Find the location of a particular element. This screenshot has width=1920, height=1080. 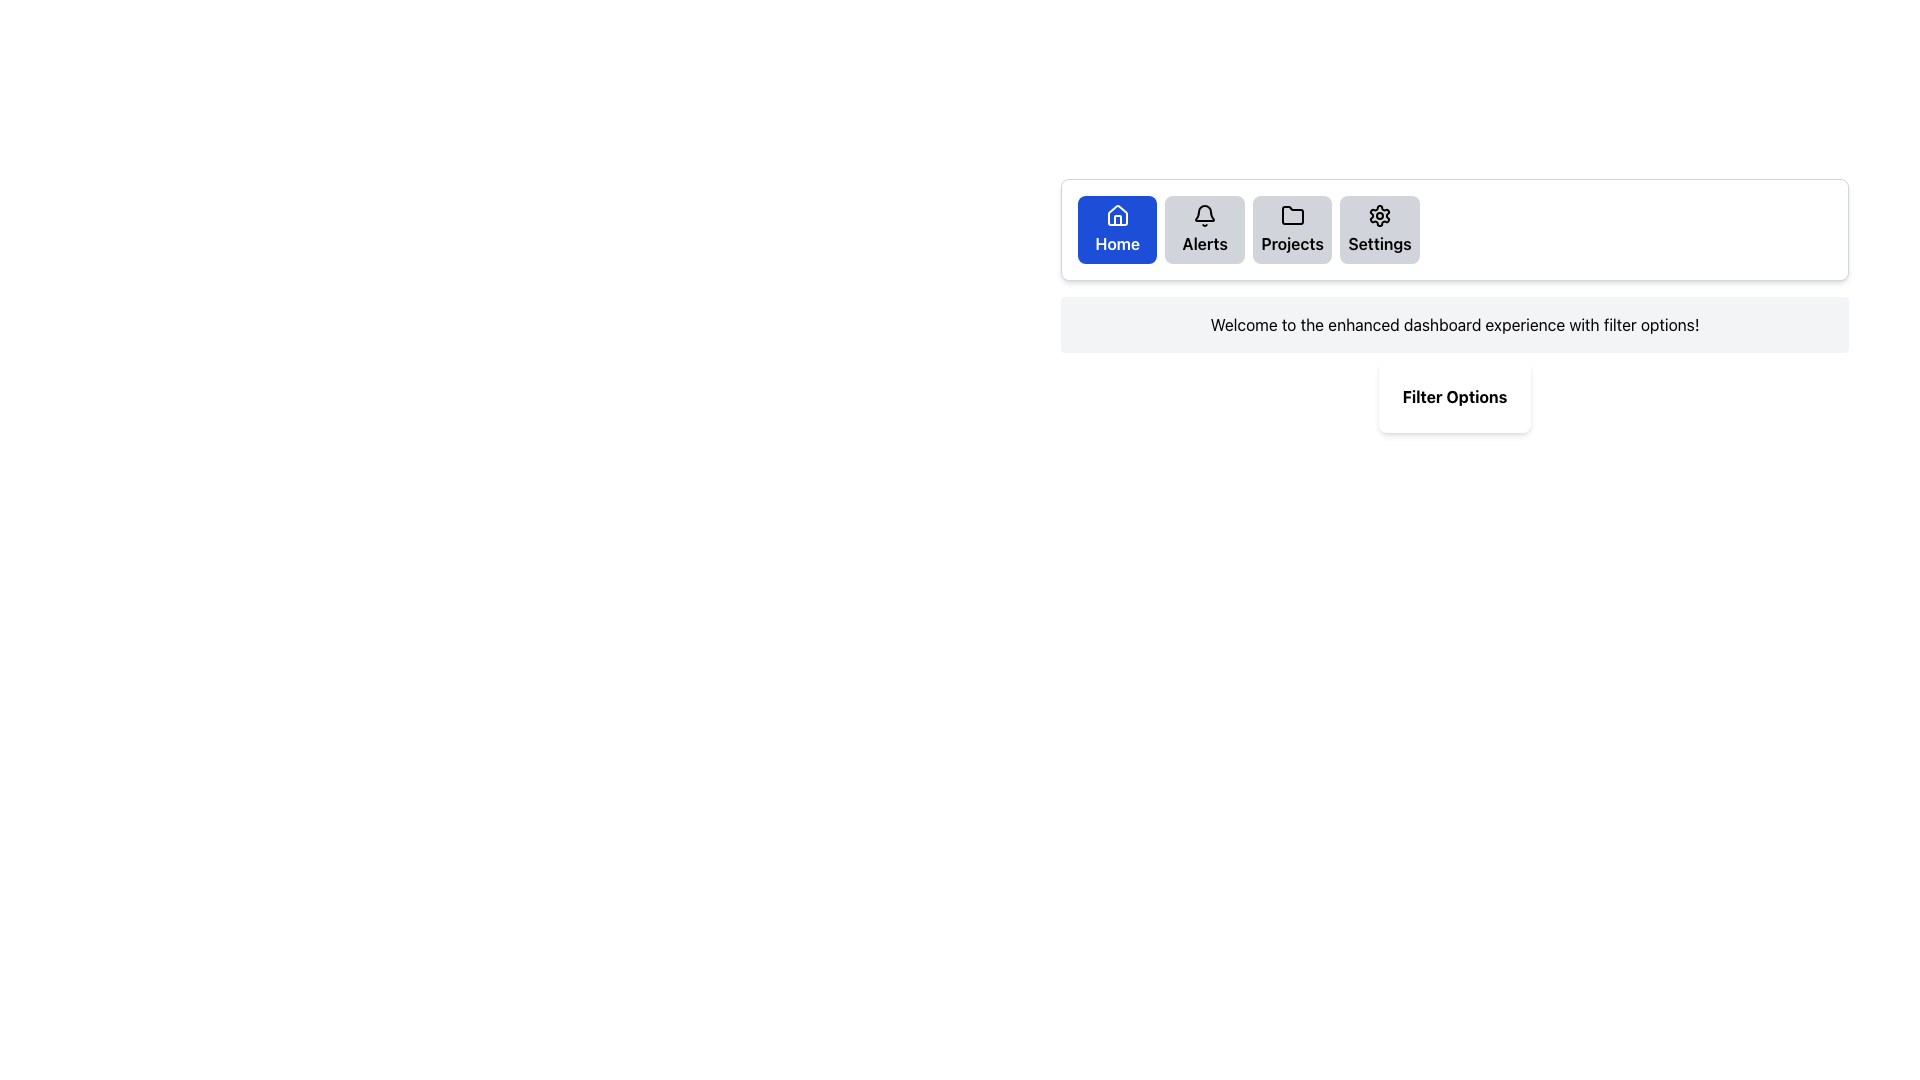

the 'Alerts' button, which is a rectangular button with a light gray background, rounded corners, a black bell icon at the top center, and the text 'Alerts' in bold black font below the icon is located at coordinates (1204, 229).